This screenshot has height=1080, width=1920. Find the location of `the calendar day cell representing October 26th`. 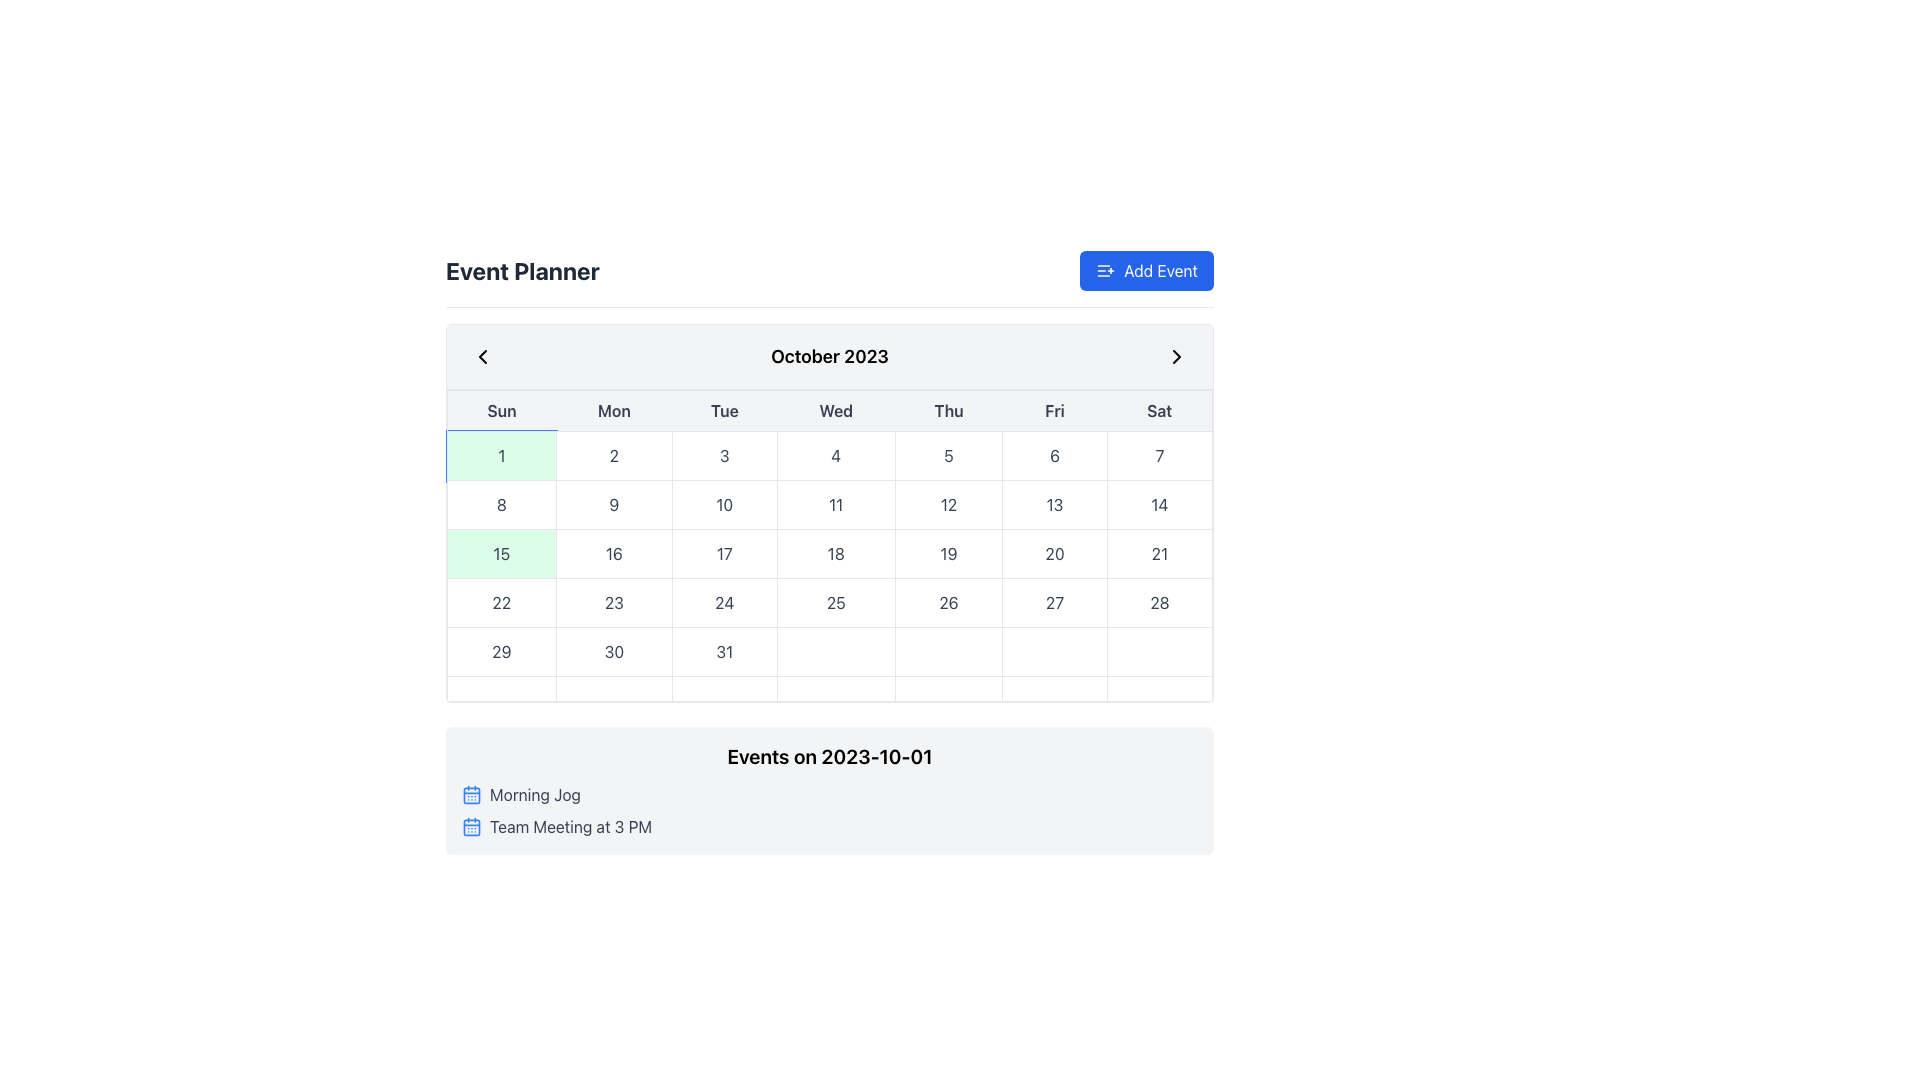

the calendar day cell representing October 26th is located at coordinates (948, 601).